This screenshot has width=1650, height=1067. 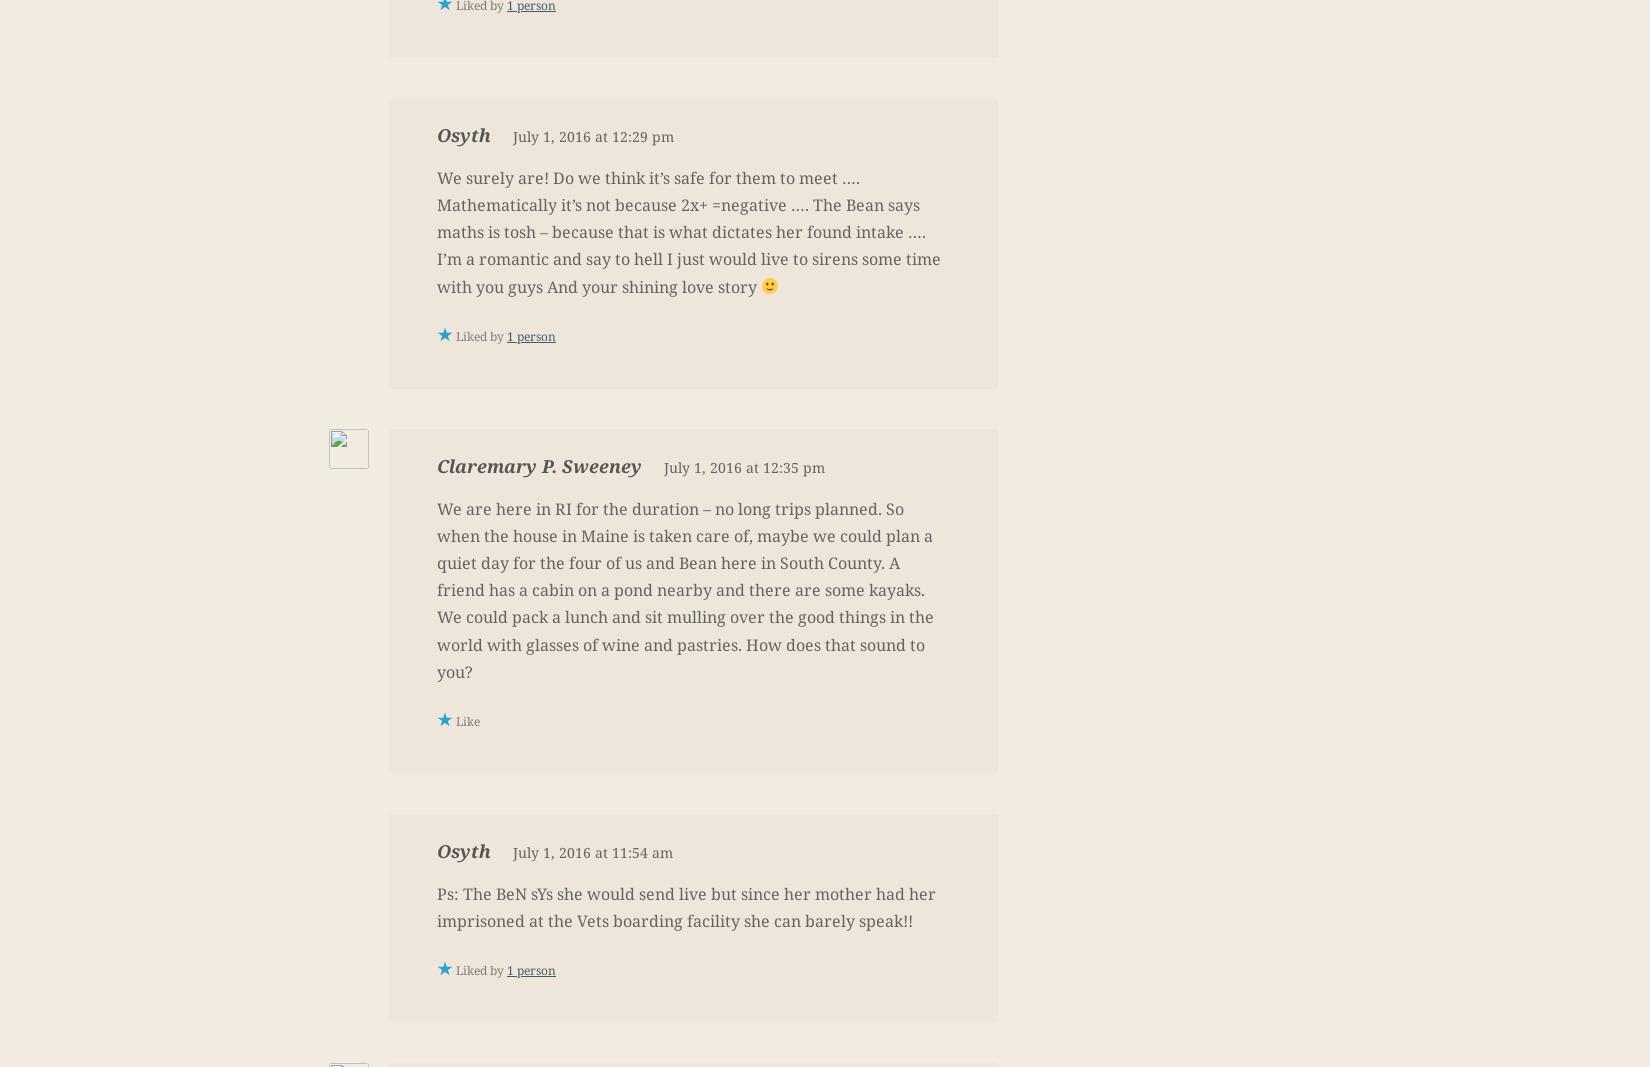 I want to click on 'Ps: The BeN sYs she would send live but since her mother had her  imprisoned at the Vets boarding facility she can barely speak!!', so click(x=685, y=907).